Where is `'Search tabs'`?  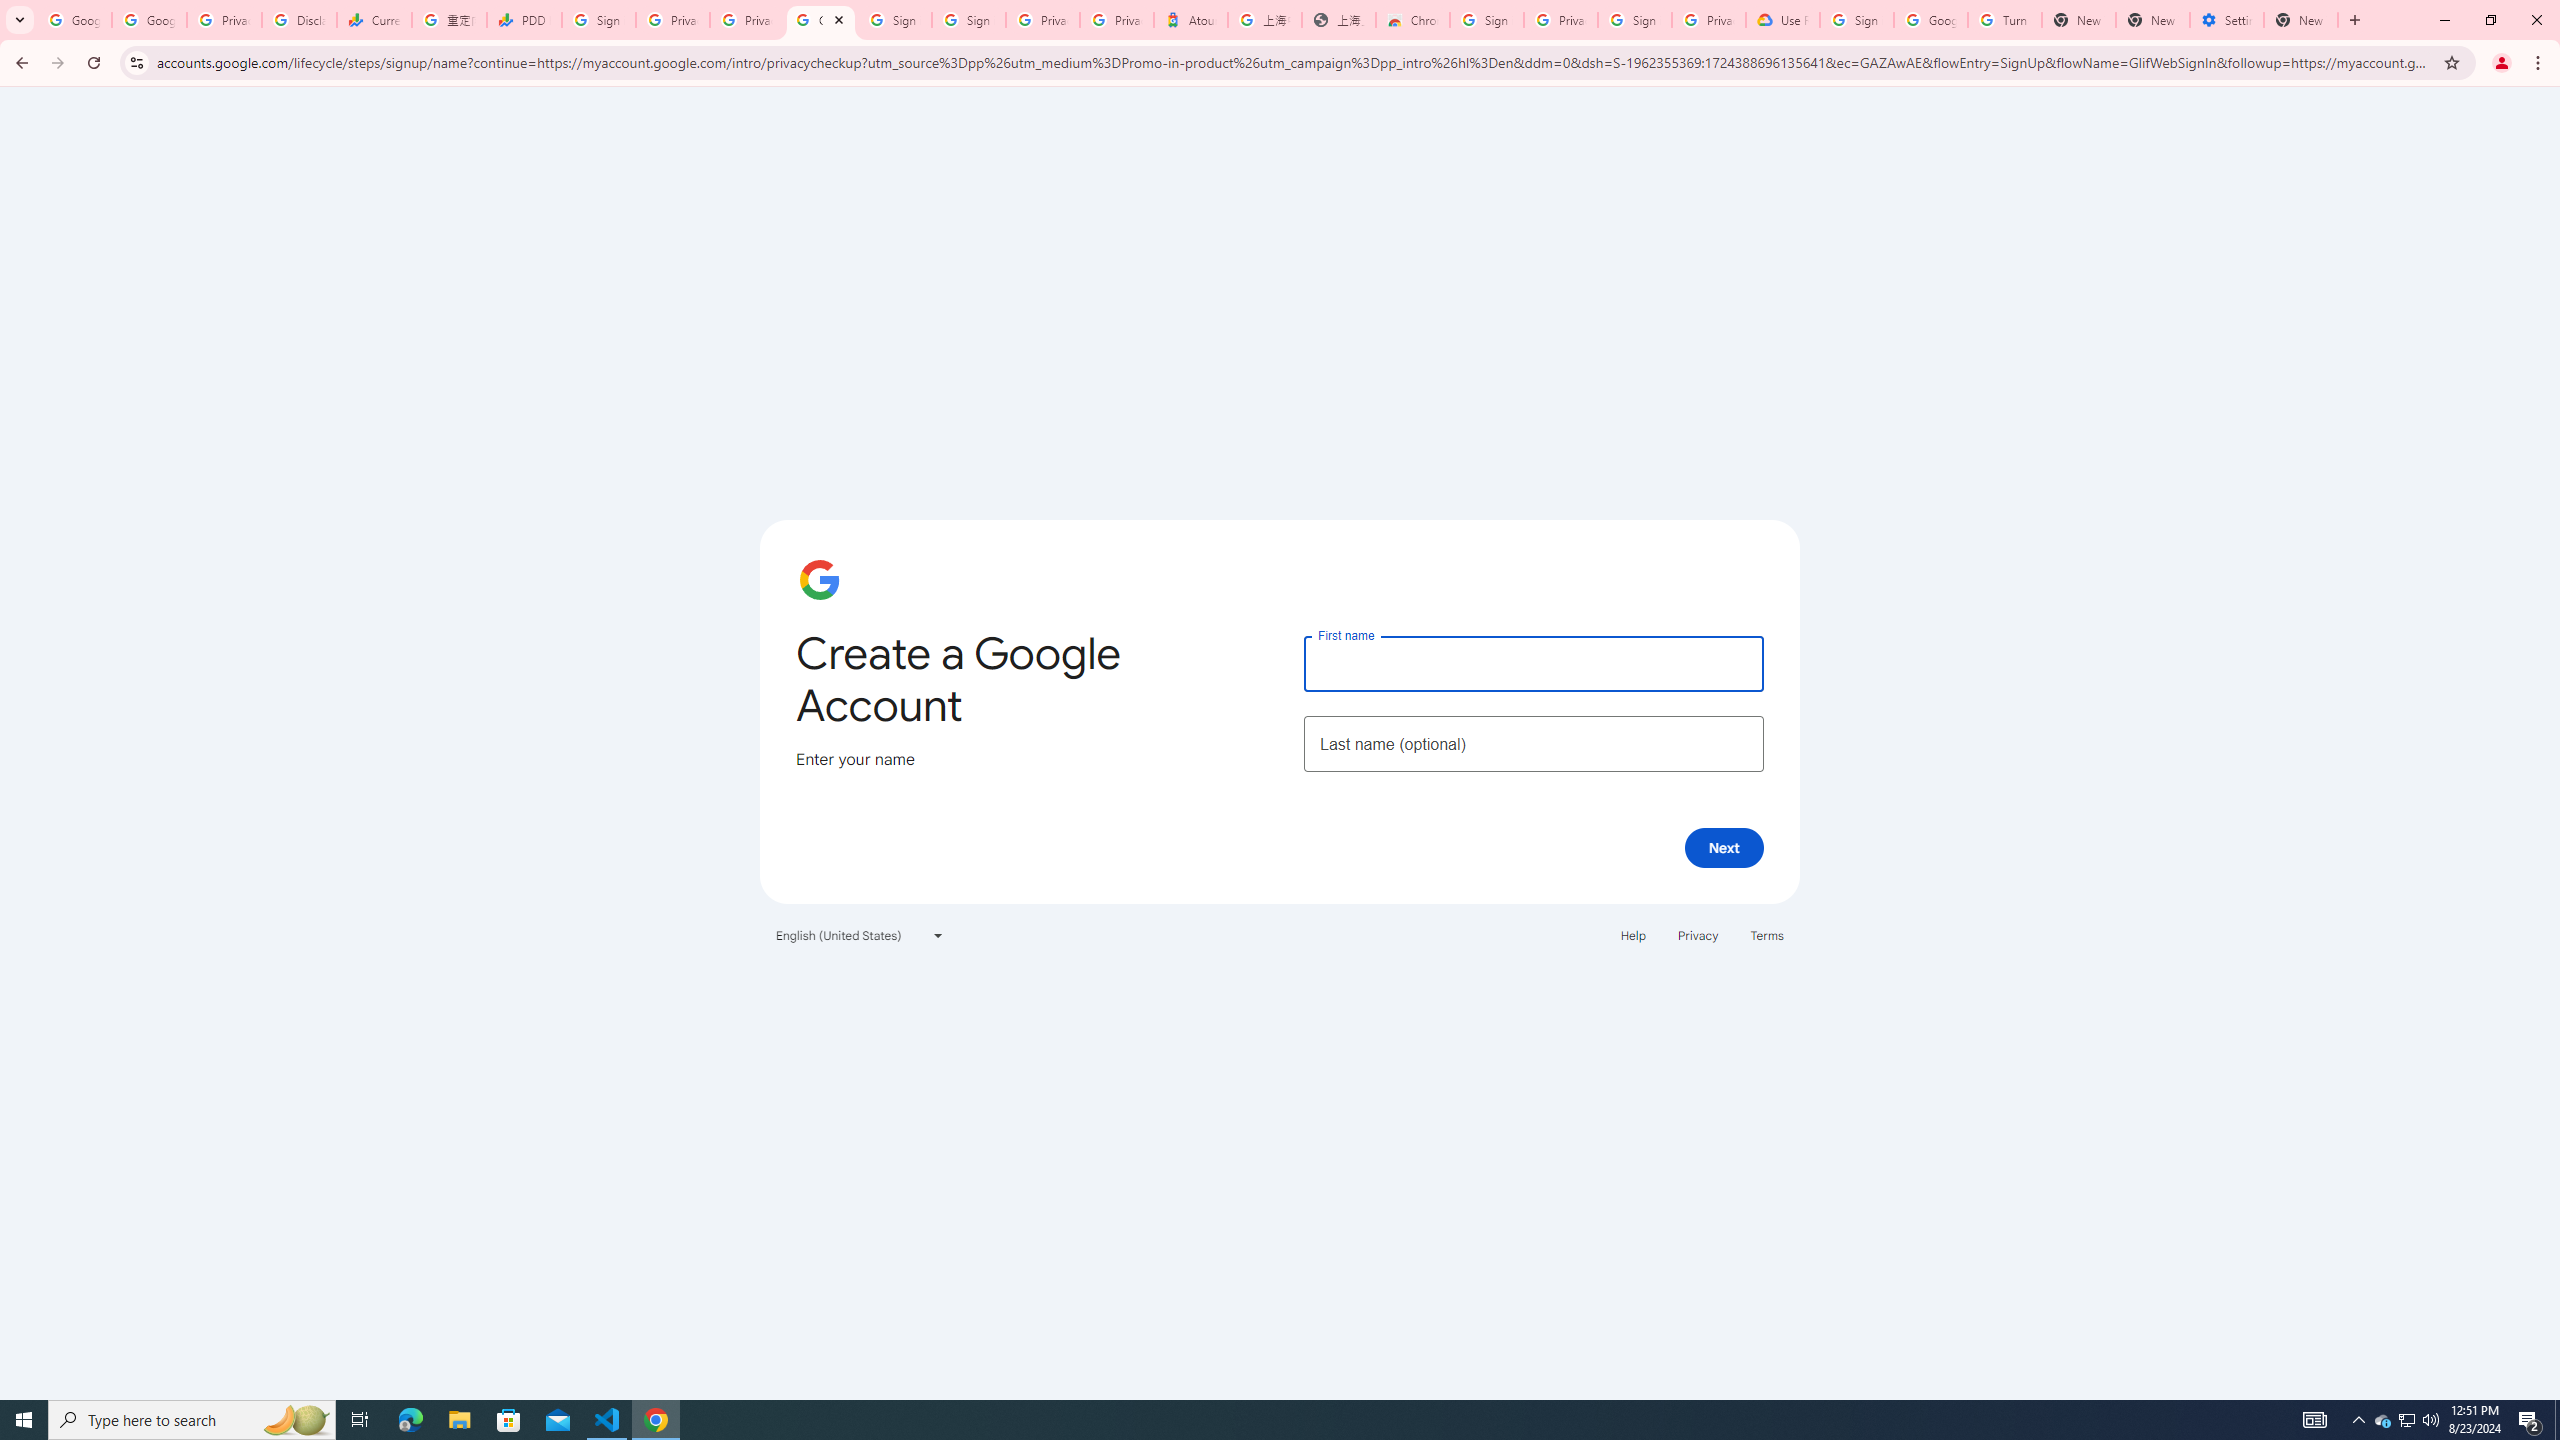
'Search tabs' is located at coordinates (19, 19).